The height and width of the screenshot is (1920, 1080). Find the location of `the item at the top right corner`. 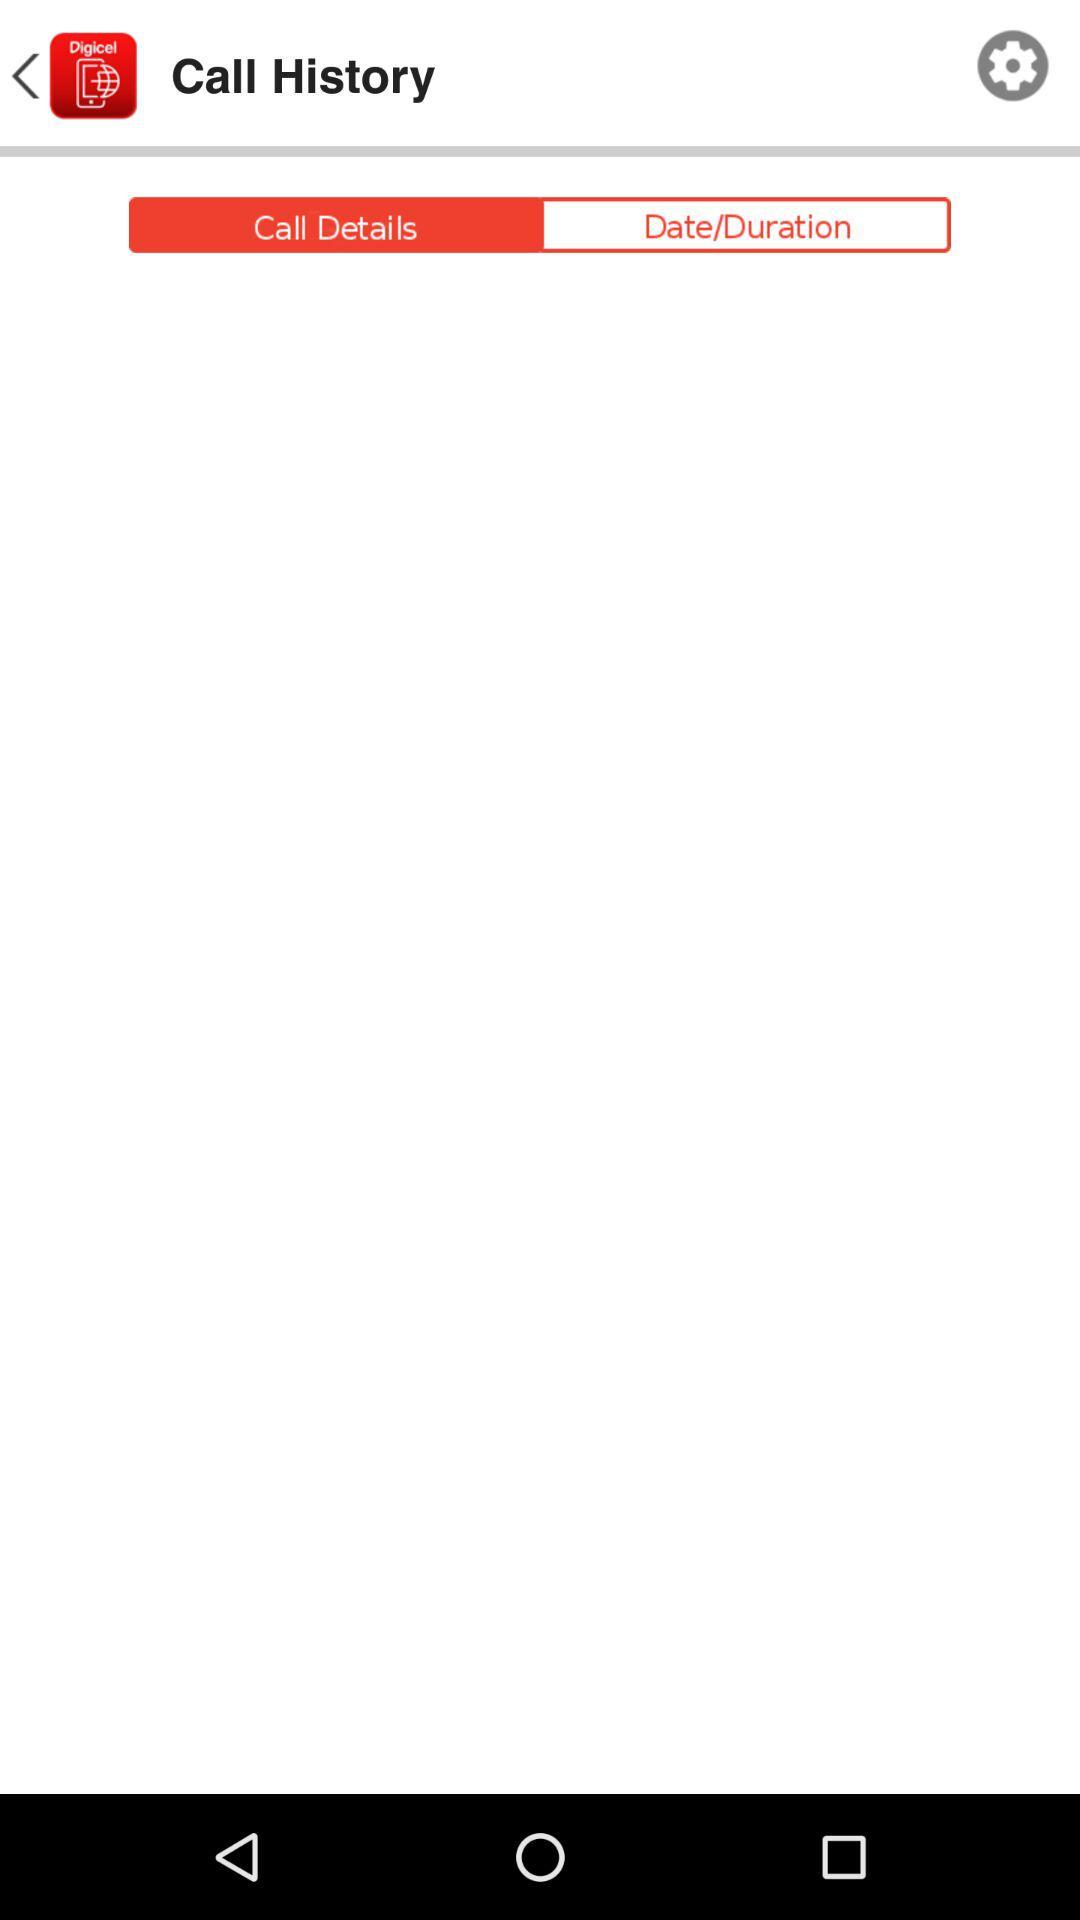

the item at the top right corner is located at coordinates (1013, 66).